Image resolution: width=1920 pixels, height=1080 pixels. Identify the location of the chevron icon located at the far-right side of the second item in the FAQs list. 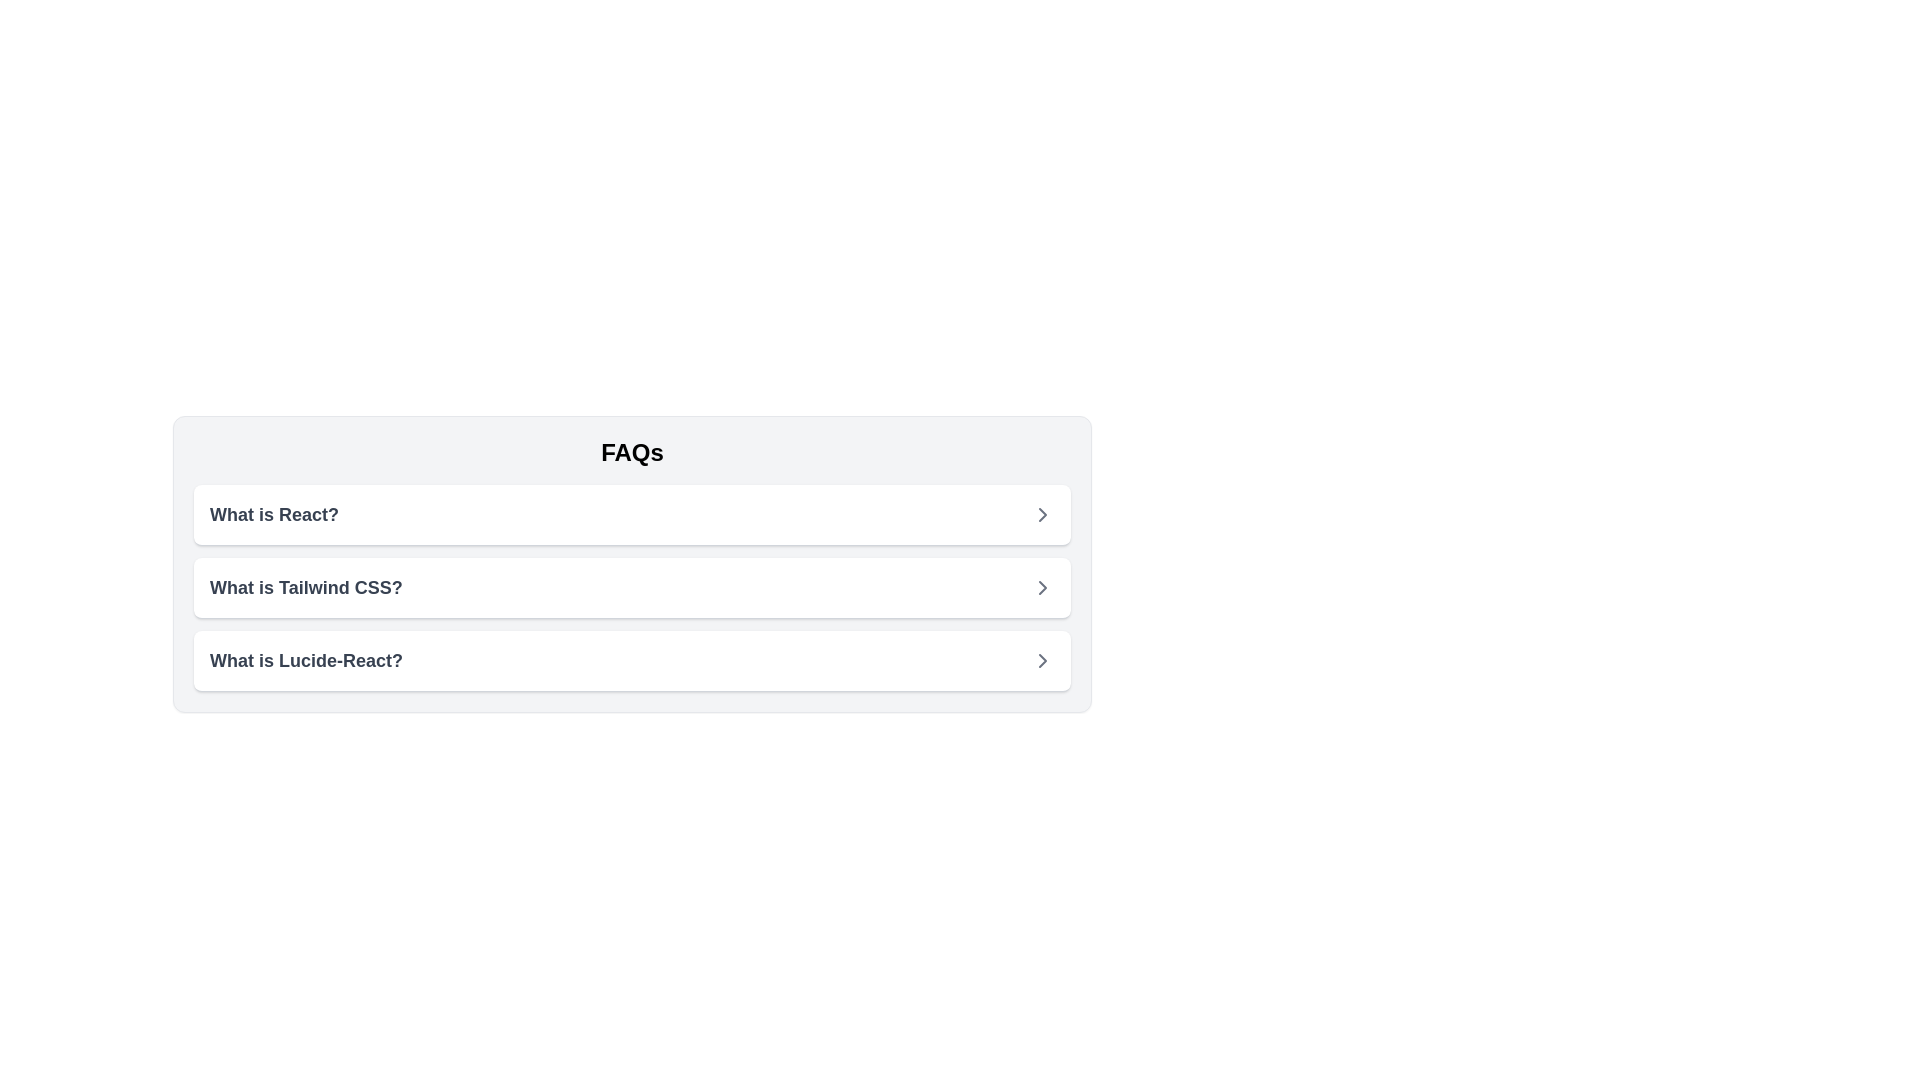
(1041, 586).